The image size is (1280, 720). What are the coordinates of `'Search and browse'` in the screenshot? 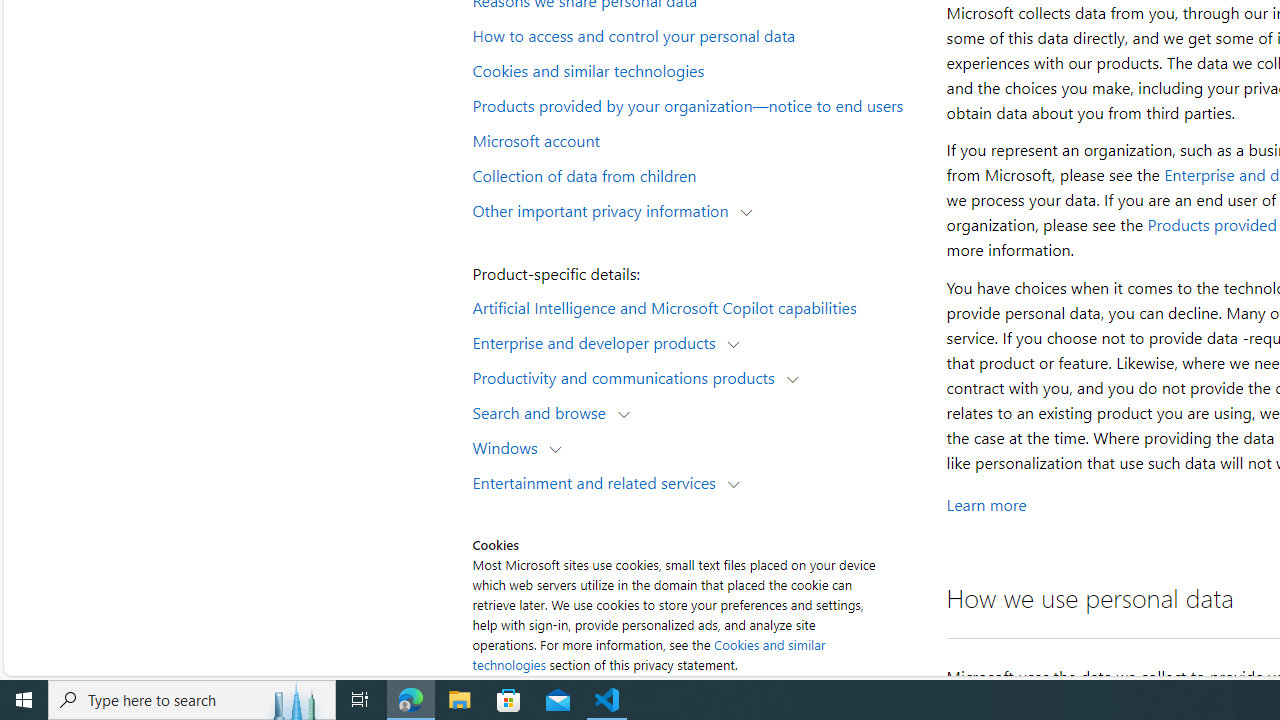 It's located at (544, 411).